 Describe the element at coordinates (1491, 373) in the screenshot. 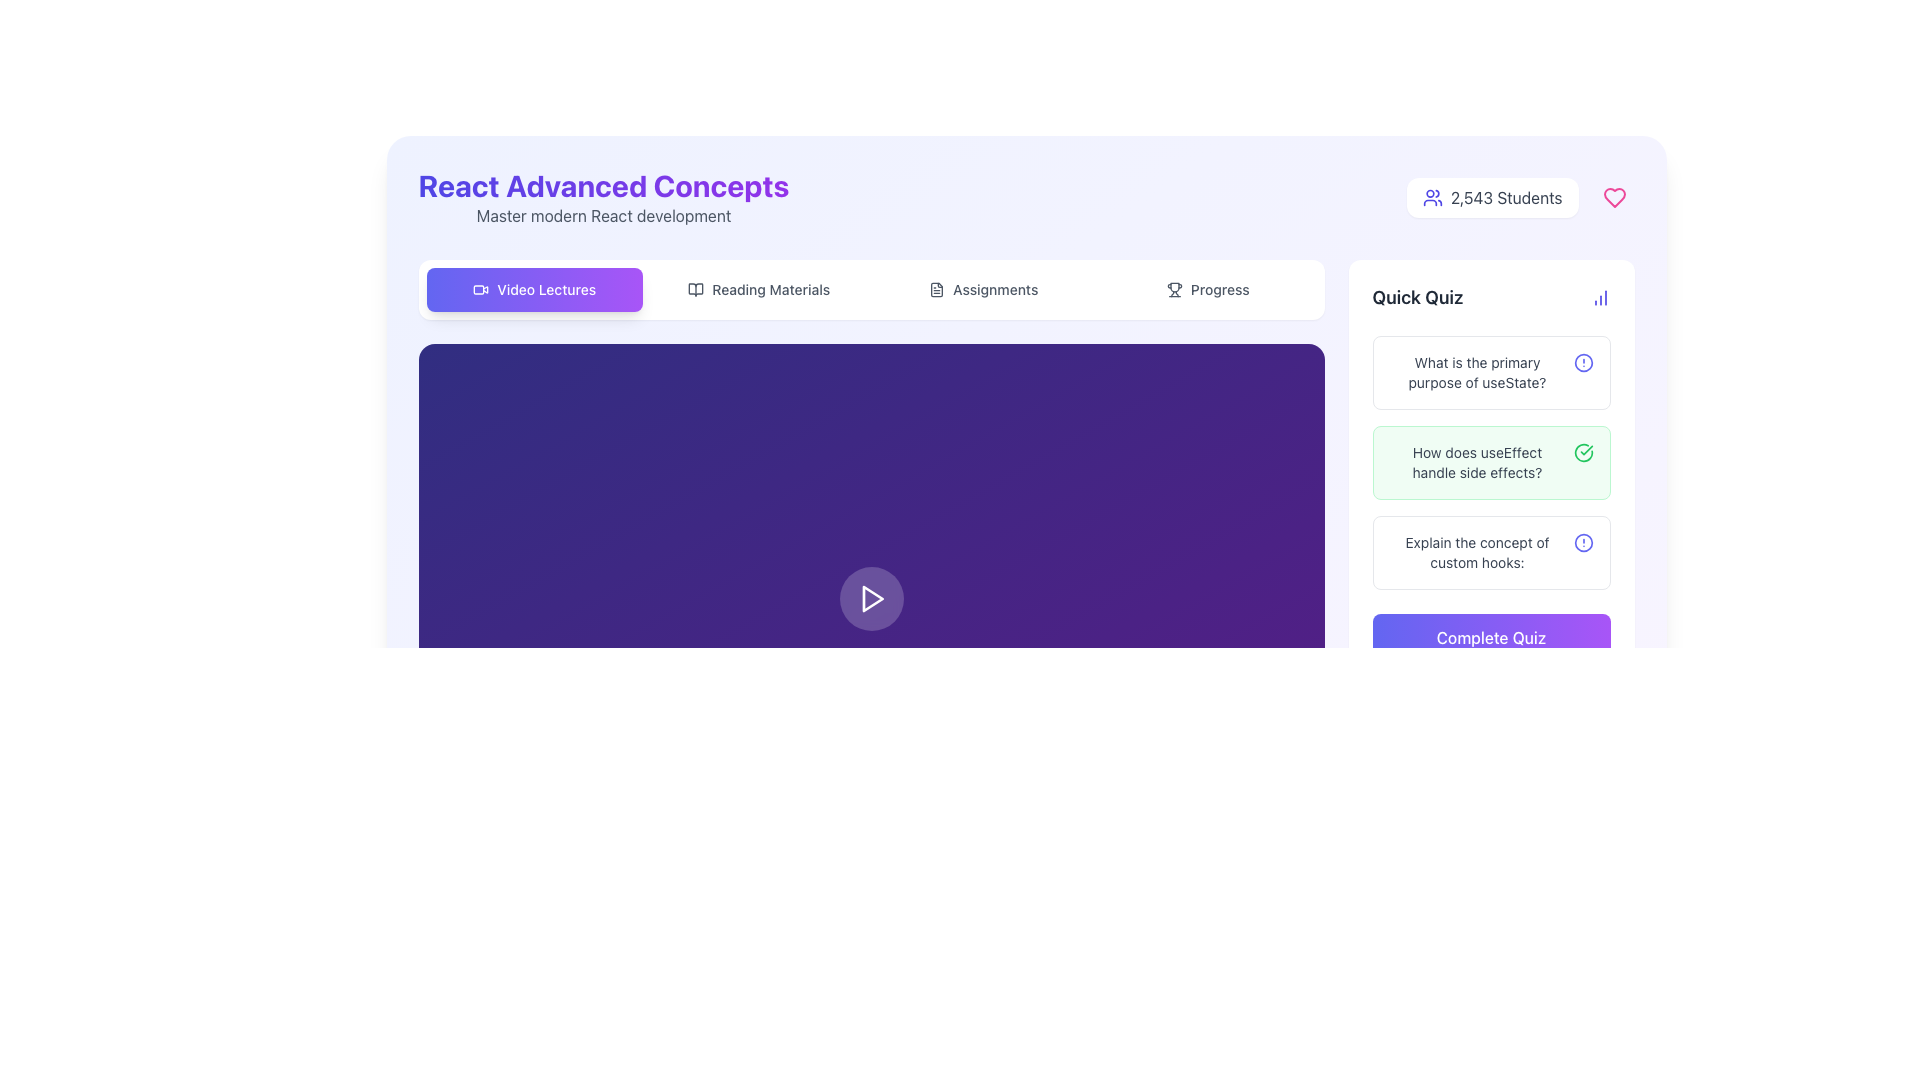

I see `the question 'What is the primary purpose of useState?' along with its informational icon` at that location.